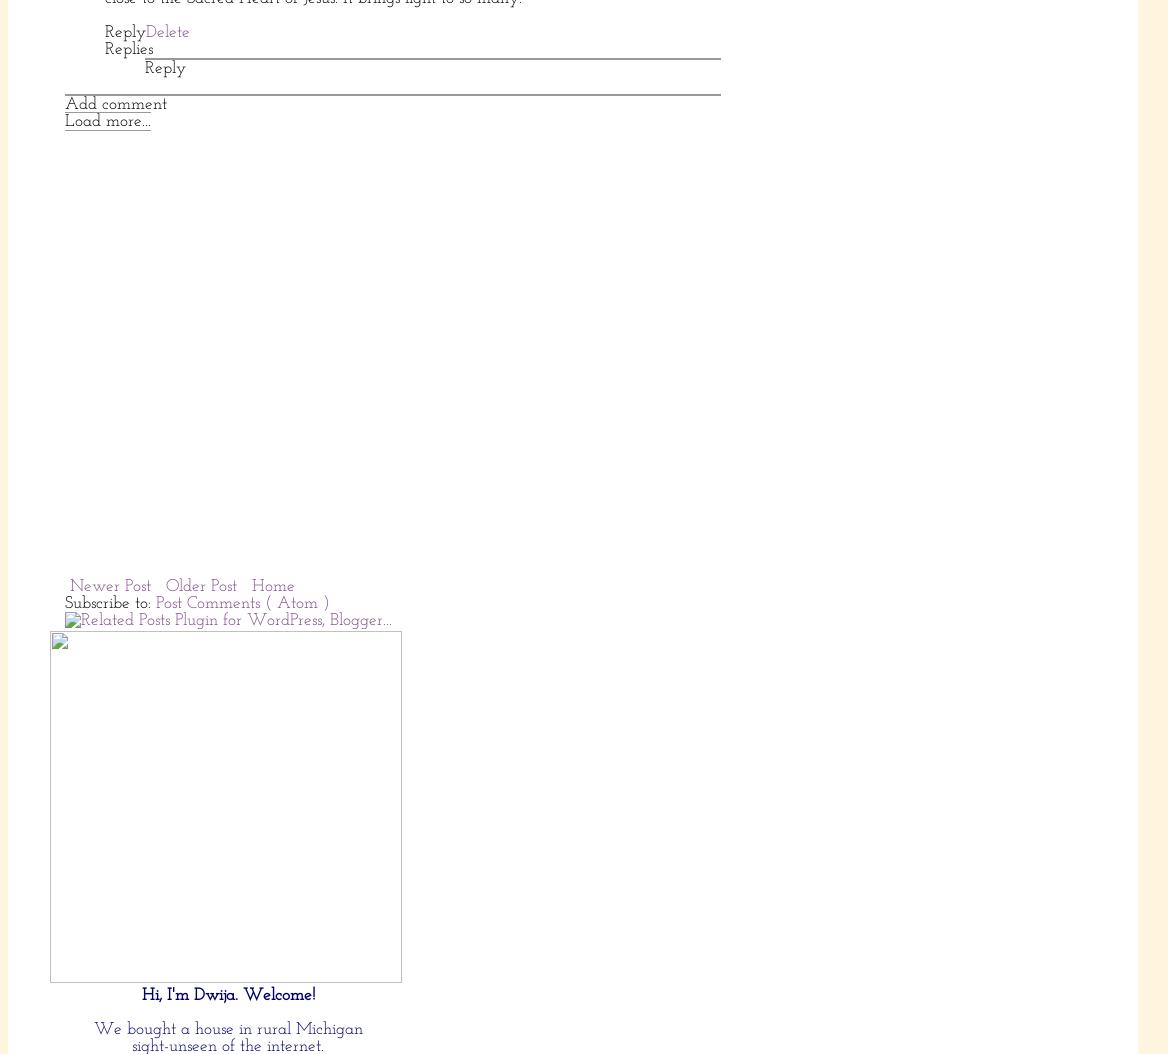 Image resolution: width=1168 pixels, height=1054 pixels. I want to click on 'Newer Post', so click(111, 584).